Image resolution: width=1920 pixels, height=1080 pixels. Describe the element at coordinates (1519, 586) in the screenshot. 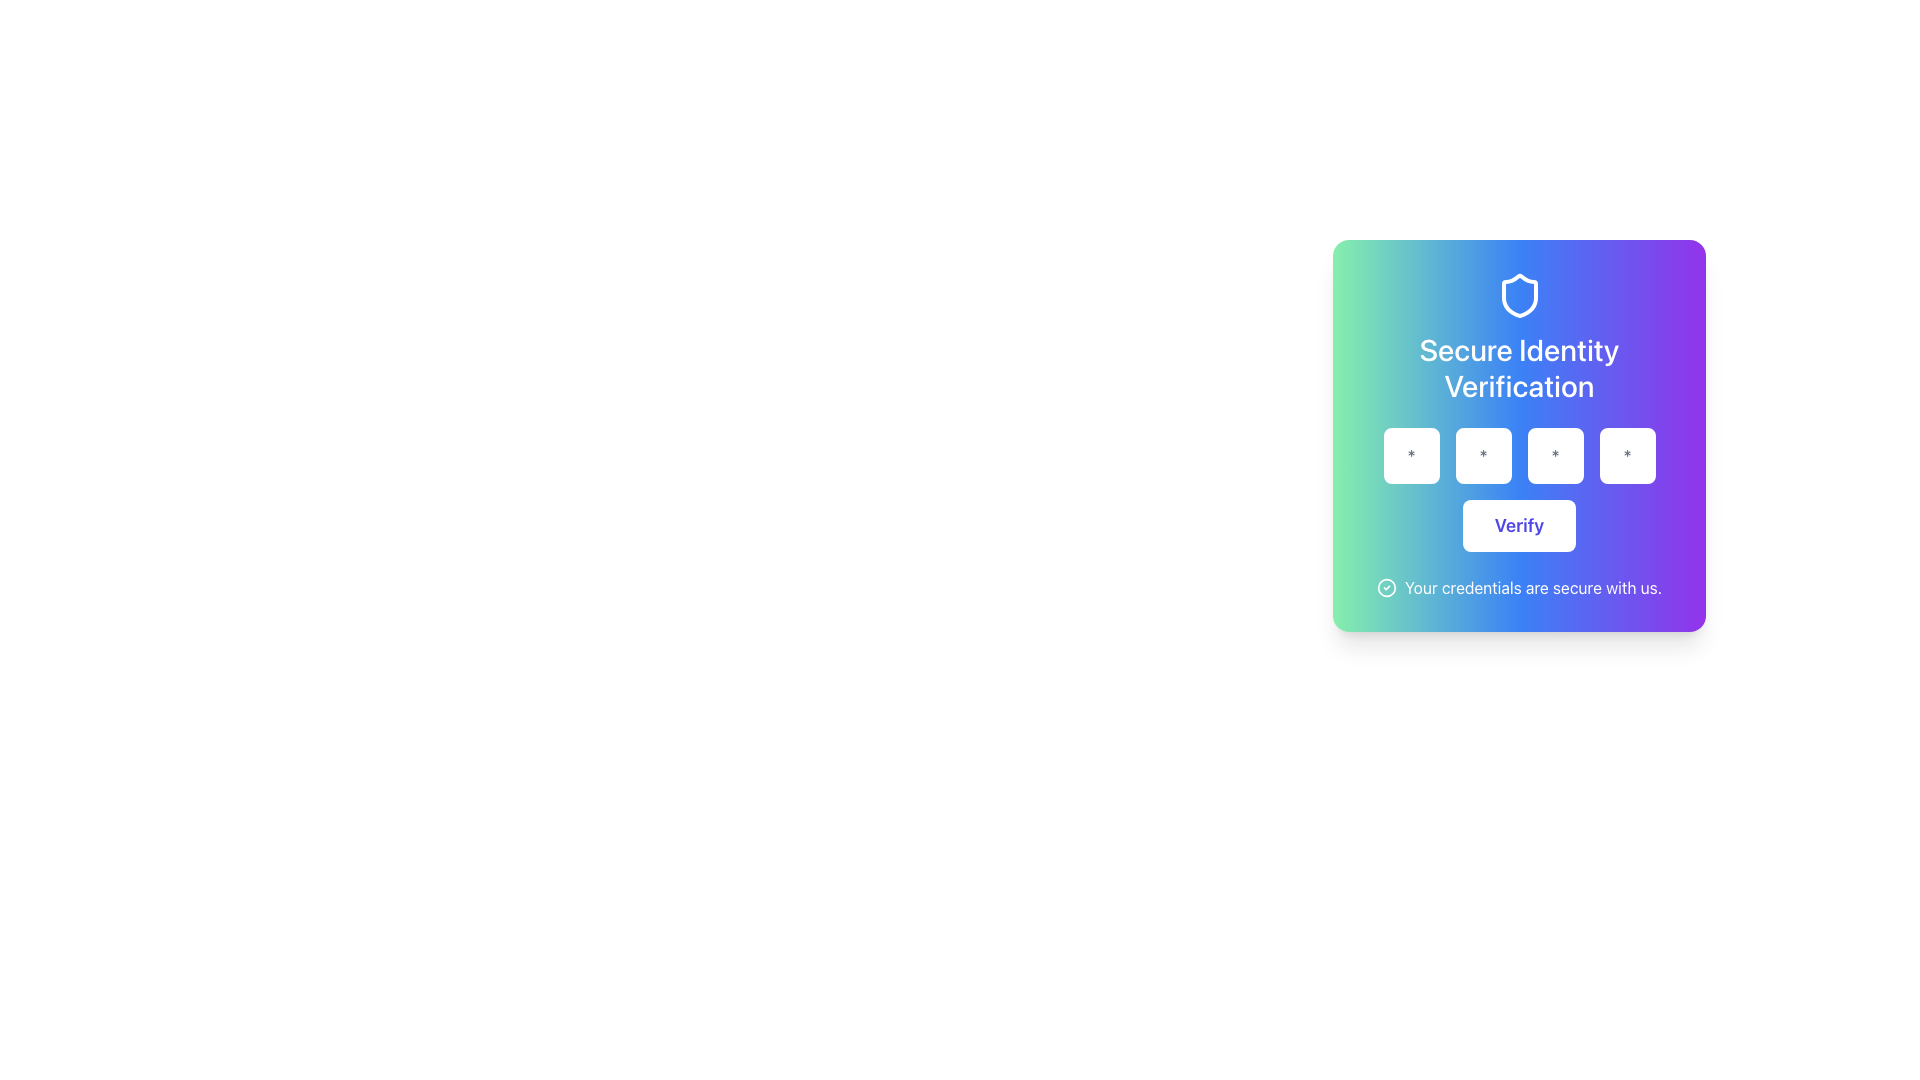

I see `the assurance message text with accompanying icon located at the bottom of the card-like component, which conveys the security of user credentials` at that location.